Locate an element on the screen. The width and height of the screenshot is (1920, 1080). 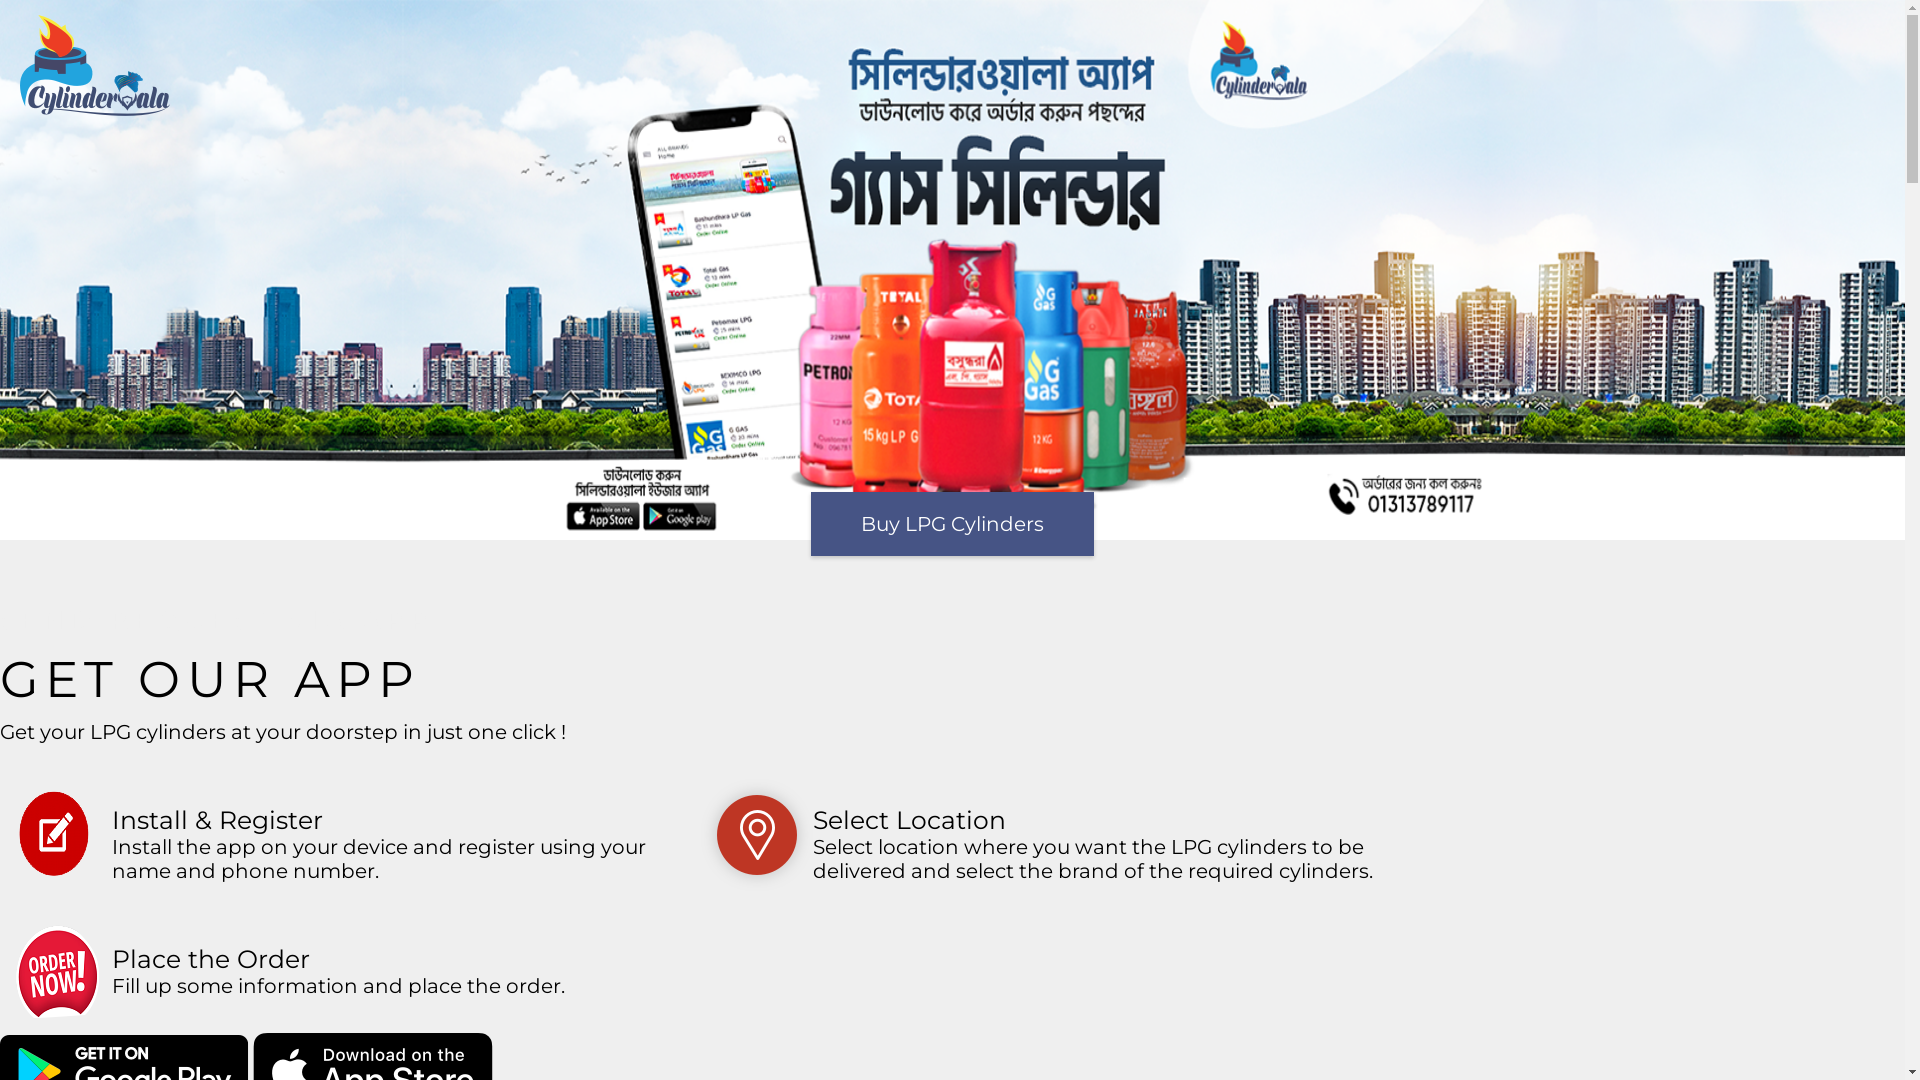
'Buy LPG Cylinders' is located at coordinates (951, 523).